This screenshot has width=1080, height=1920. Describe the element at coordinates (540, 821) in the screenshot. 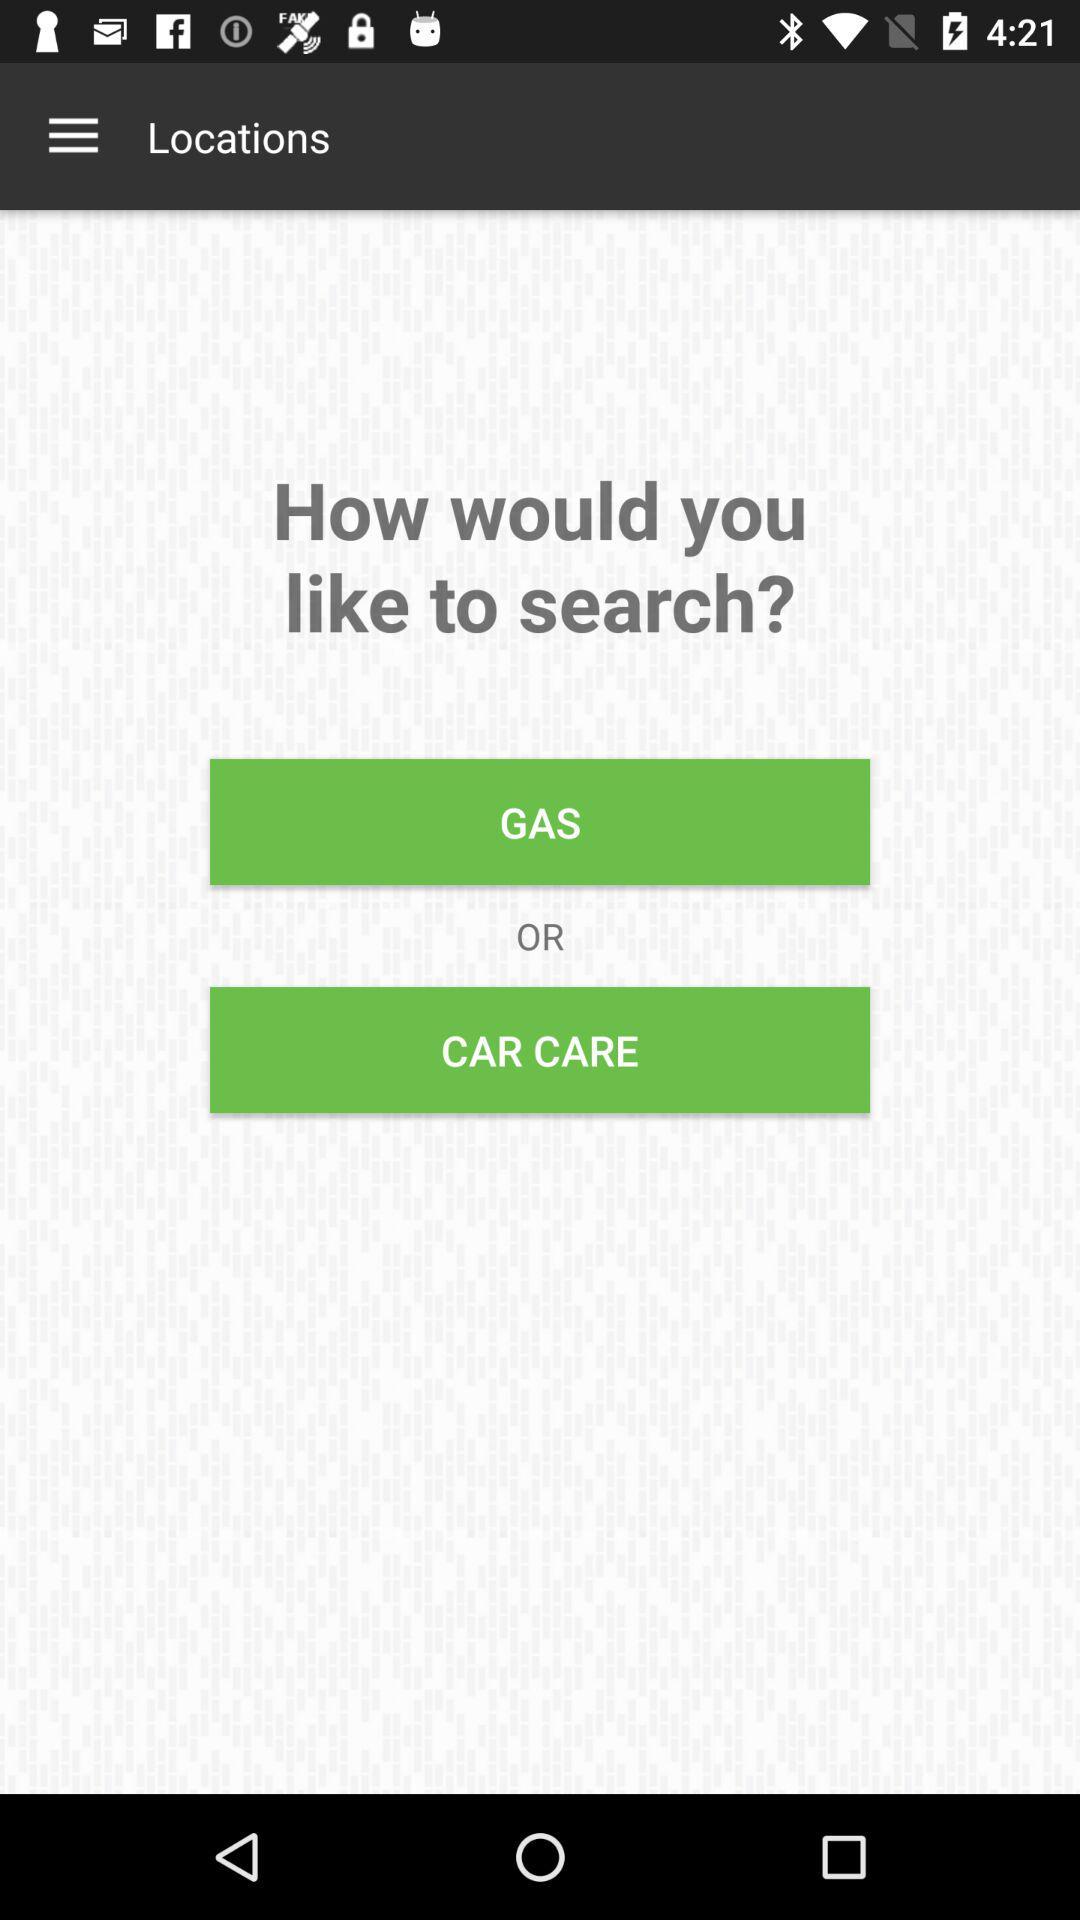

I see `the gas` at that location.